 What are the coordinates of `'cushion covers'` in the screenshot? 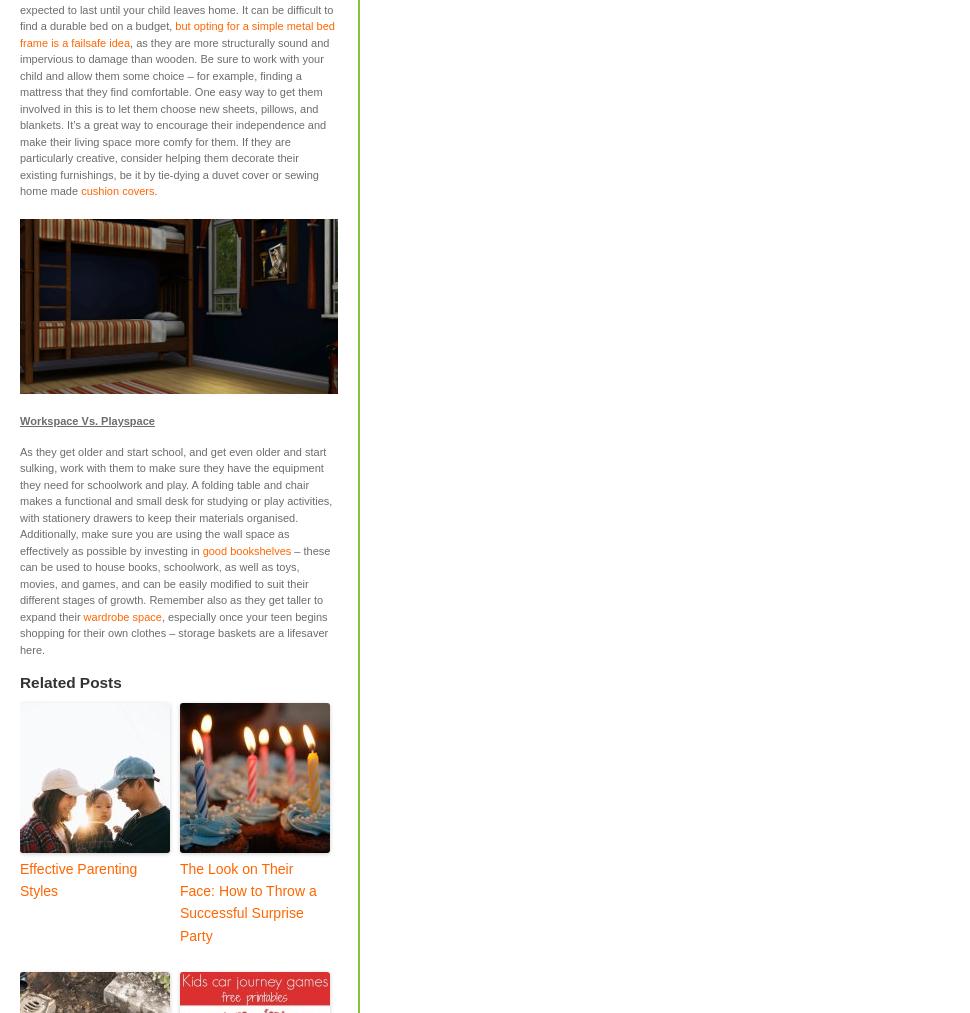 It's located at (117, 190).